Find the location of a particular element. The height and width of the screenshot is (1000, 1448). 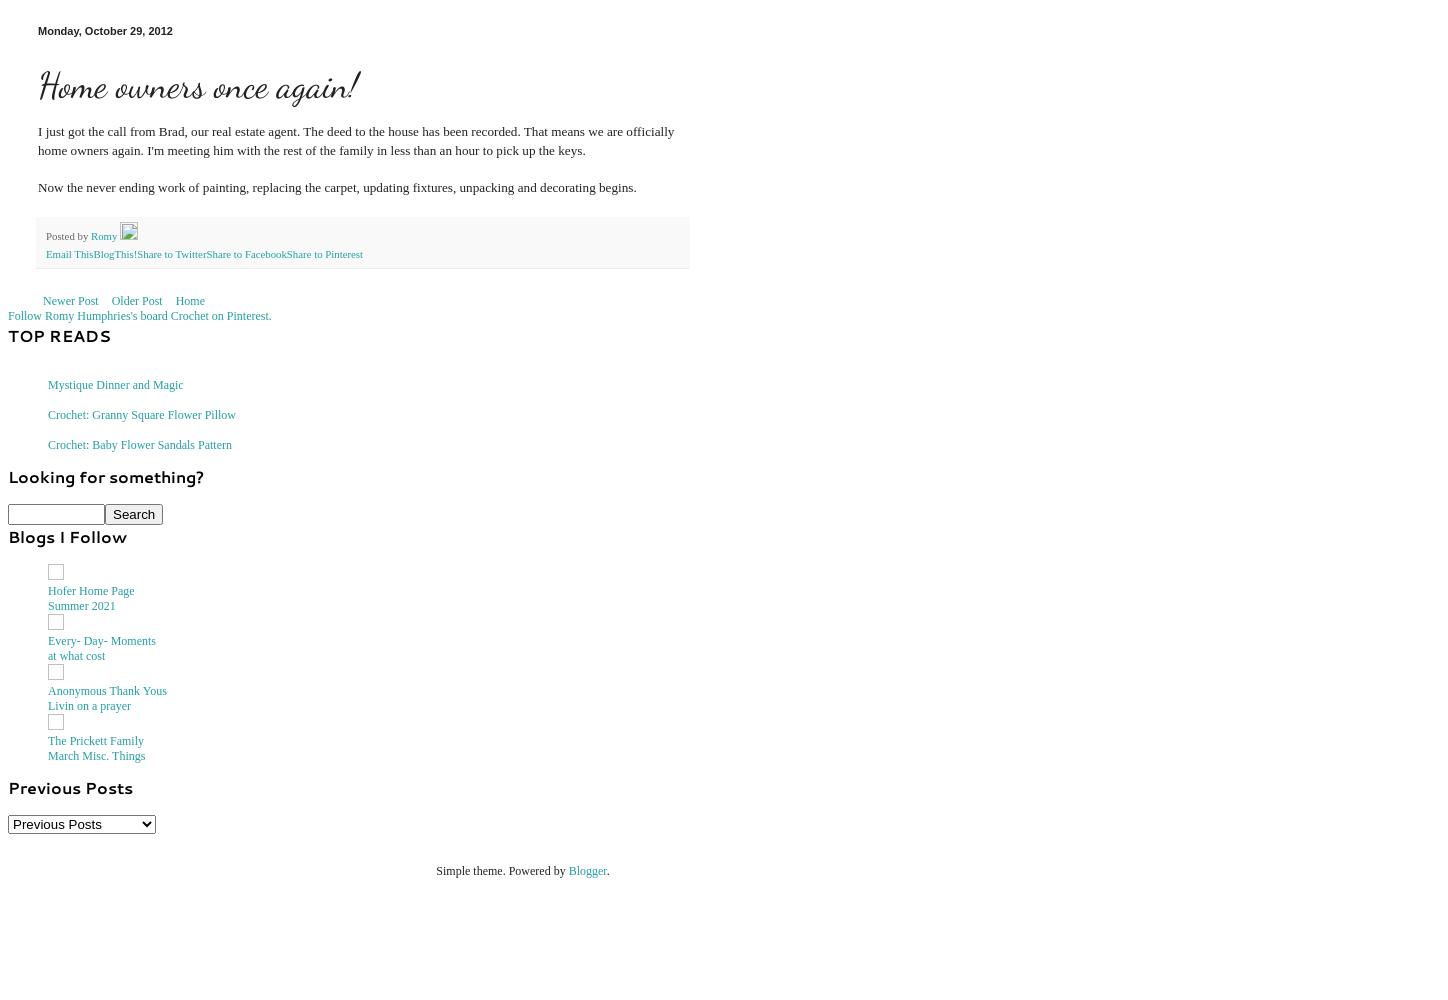

'Summer 2021' is located at coordinates (81, 604).